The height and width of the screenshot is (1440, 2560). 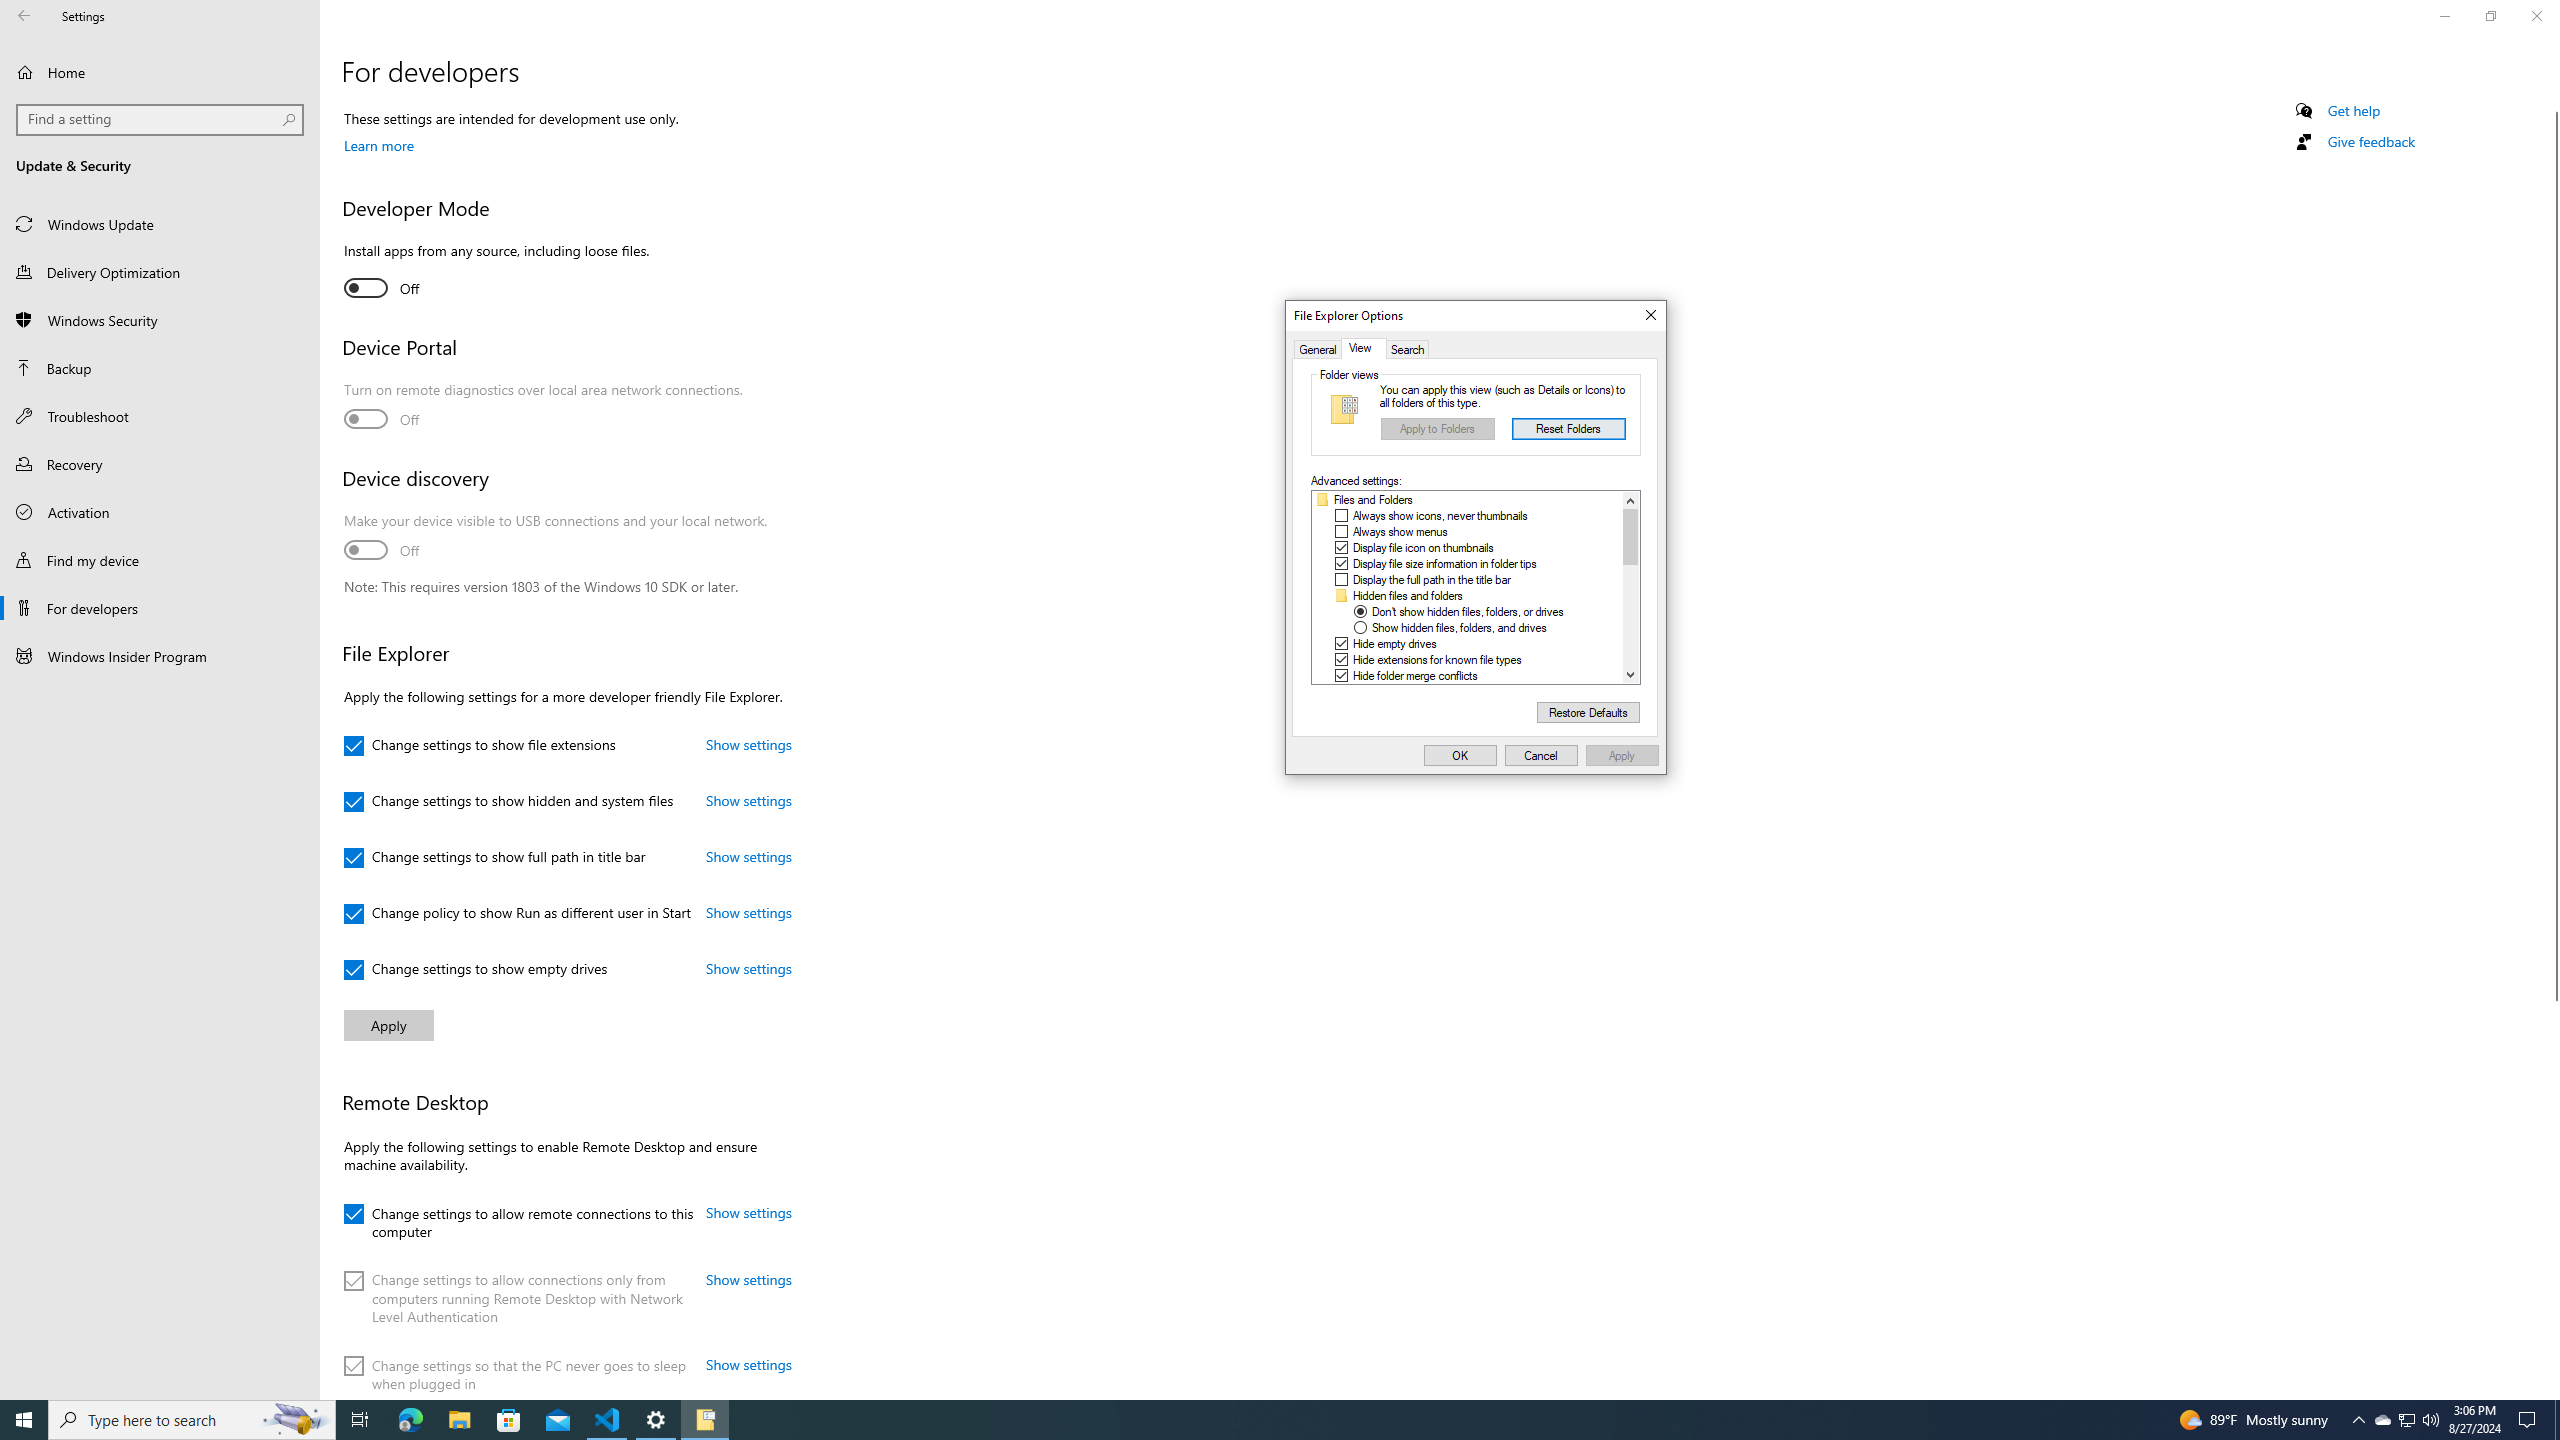 What do you see at coordinates (294, 1418) in the screenshot?
I see `'Search highlights icon opens search home window'` at bounding box center [294, 1418].